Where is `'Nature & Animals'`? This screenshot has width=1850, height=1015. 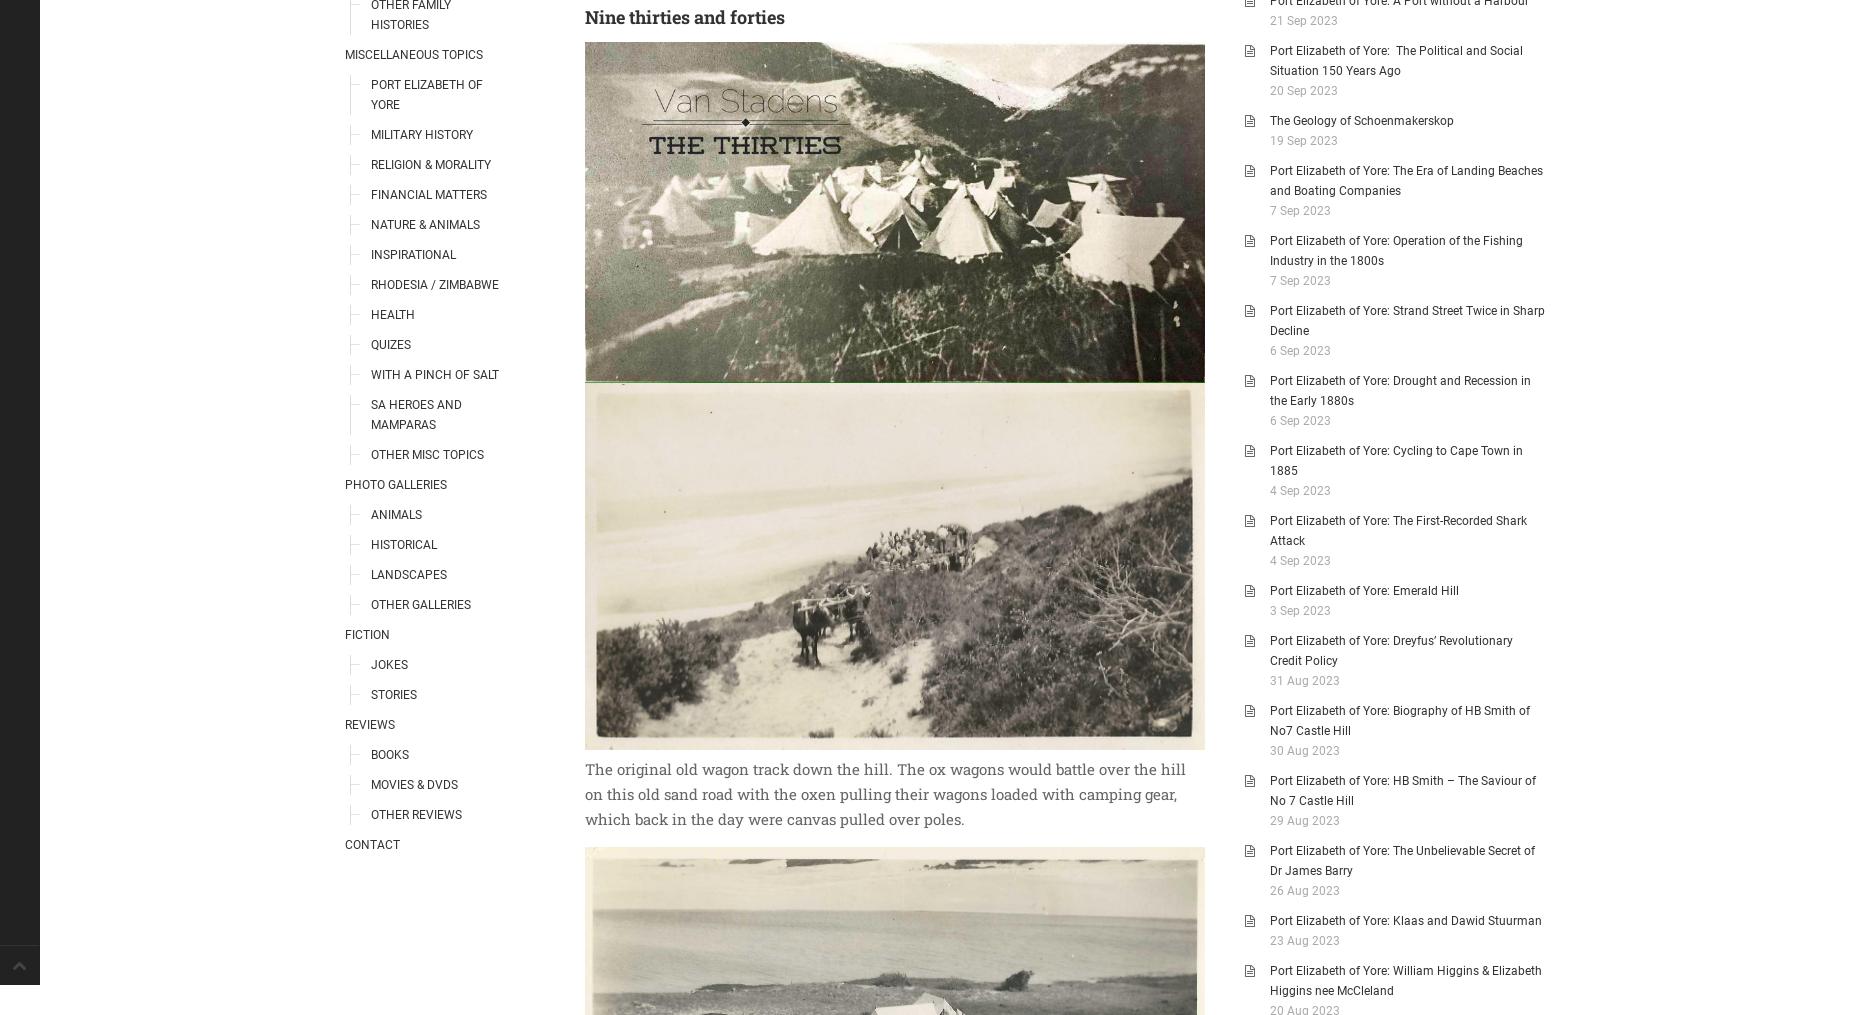 'Nature & Animals' is located at coordinates (424, 224).